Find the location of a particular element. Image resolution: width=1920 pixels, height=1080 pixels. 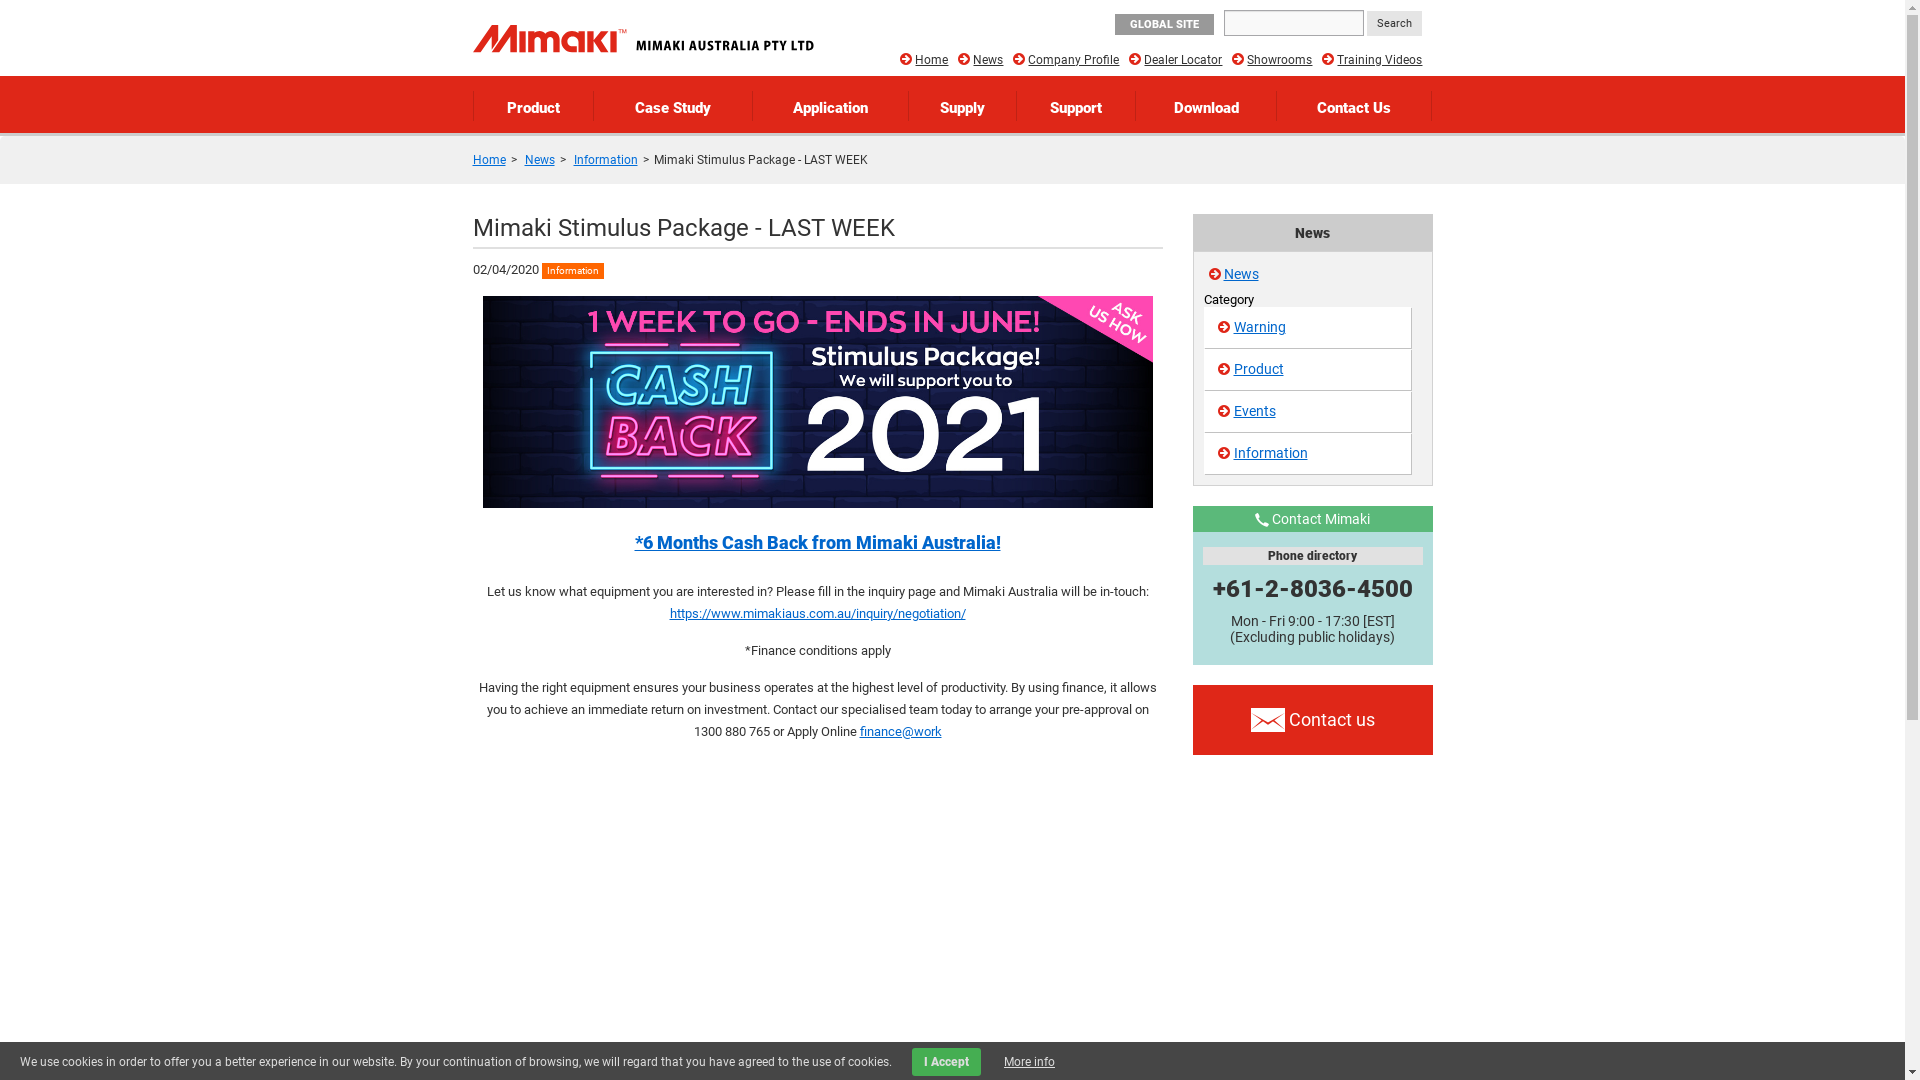

'finance@work' is located at coordinates (859, 731).